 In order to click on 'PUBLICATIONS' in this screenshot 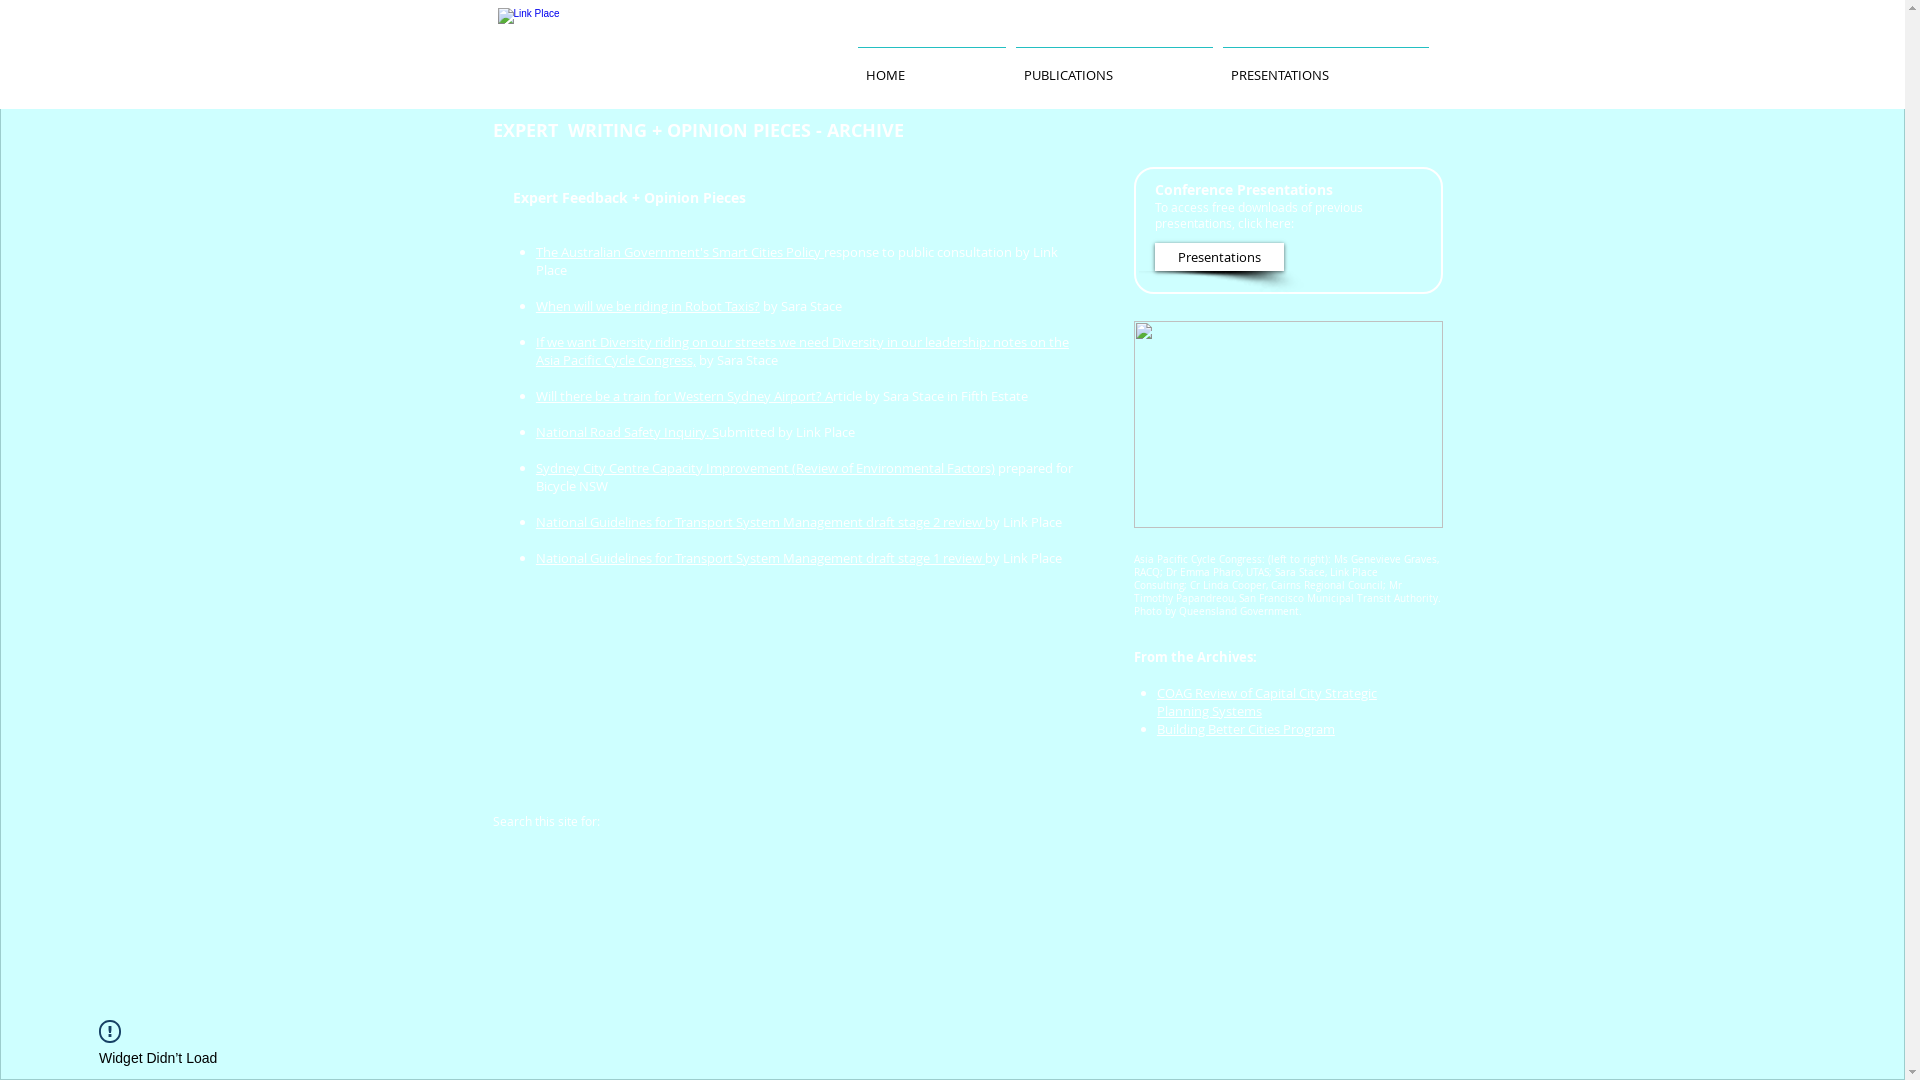, I will do `click(1009, 64)`.